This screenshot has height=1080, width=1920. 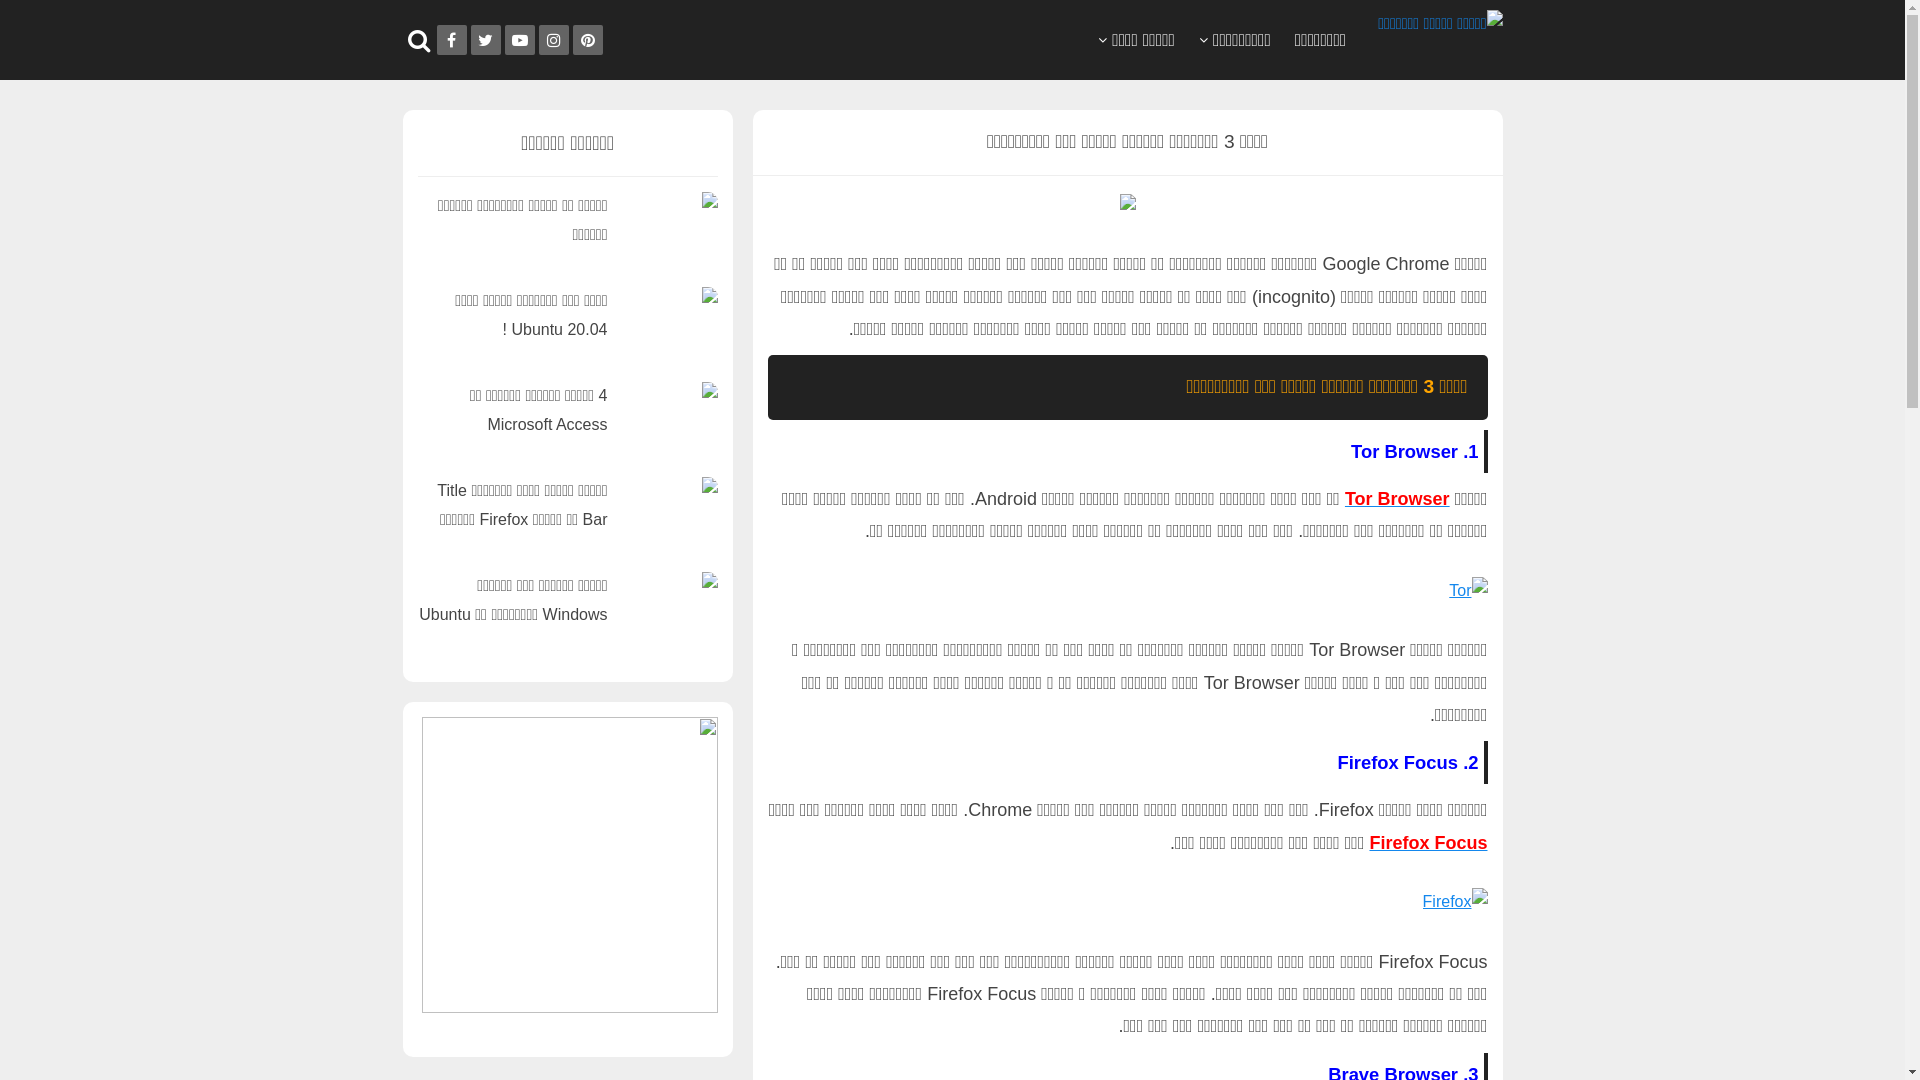 What do you see at coordinates (1344, 497) in the screenshot?
I see `'Tor Browser'` at bounding box center [1344, 497].